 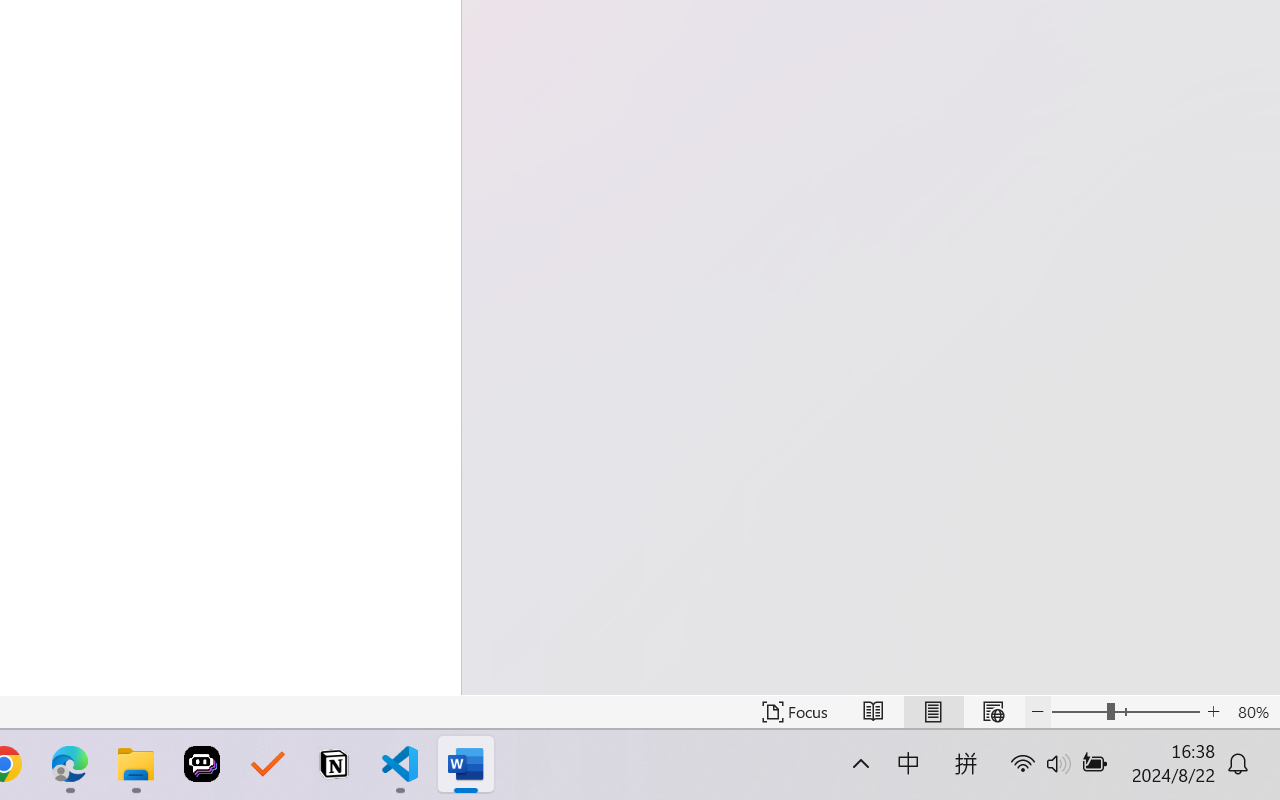 What do you see at coordinates (1252, 711) in the screenshot?
I see `'Zoom 80%'` at bounding box center [1252, 711].